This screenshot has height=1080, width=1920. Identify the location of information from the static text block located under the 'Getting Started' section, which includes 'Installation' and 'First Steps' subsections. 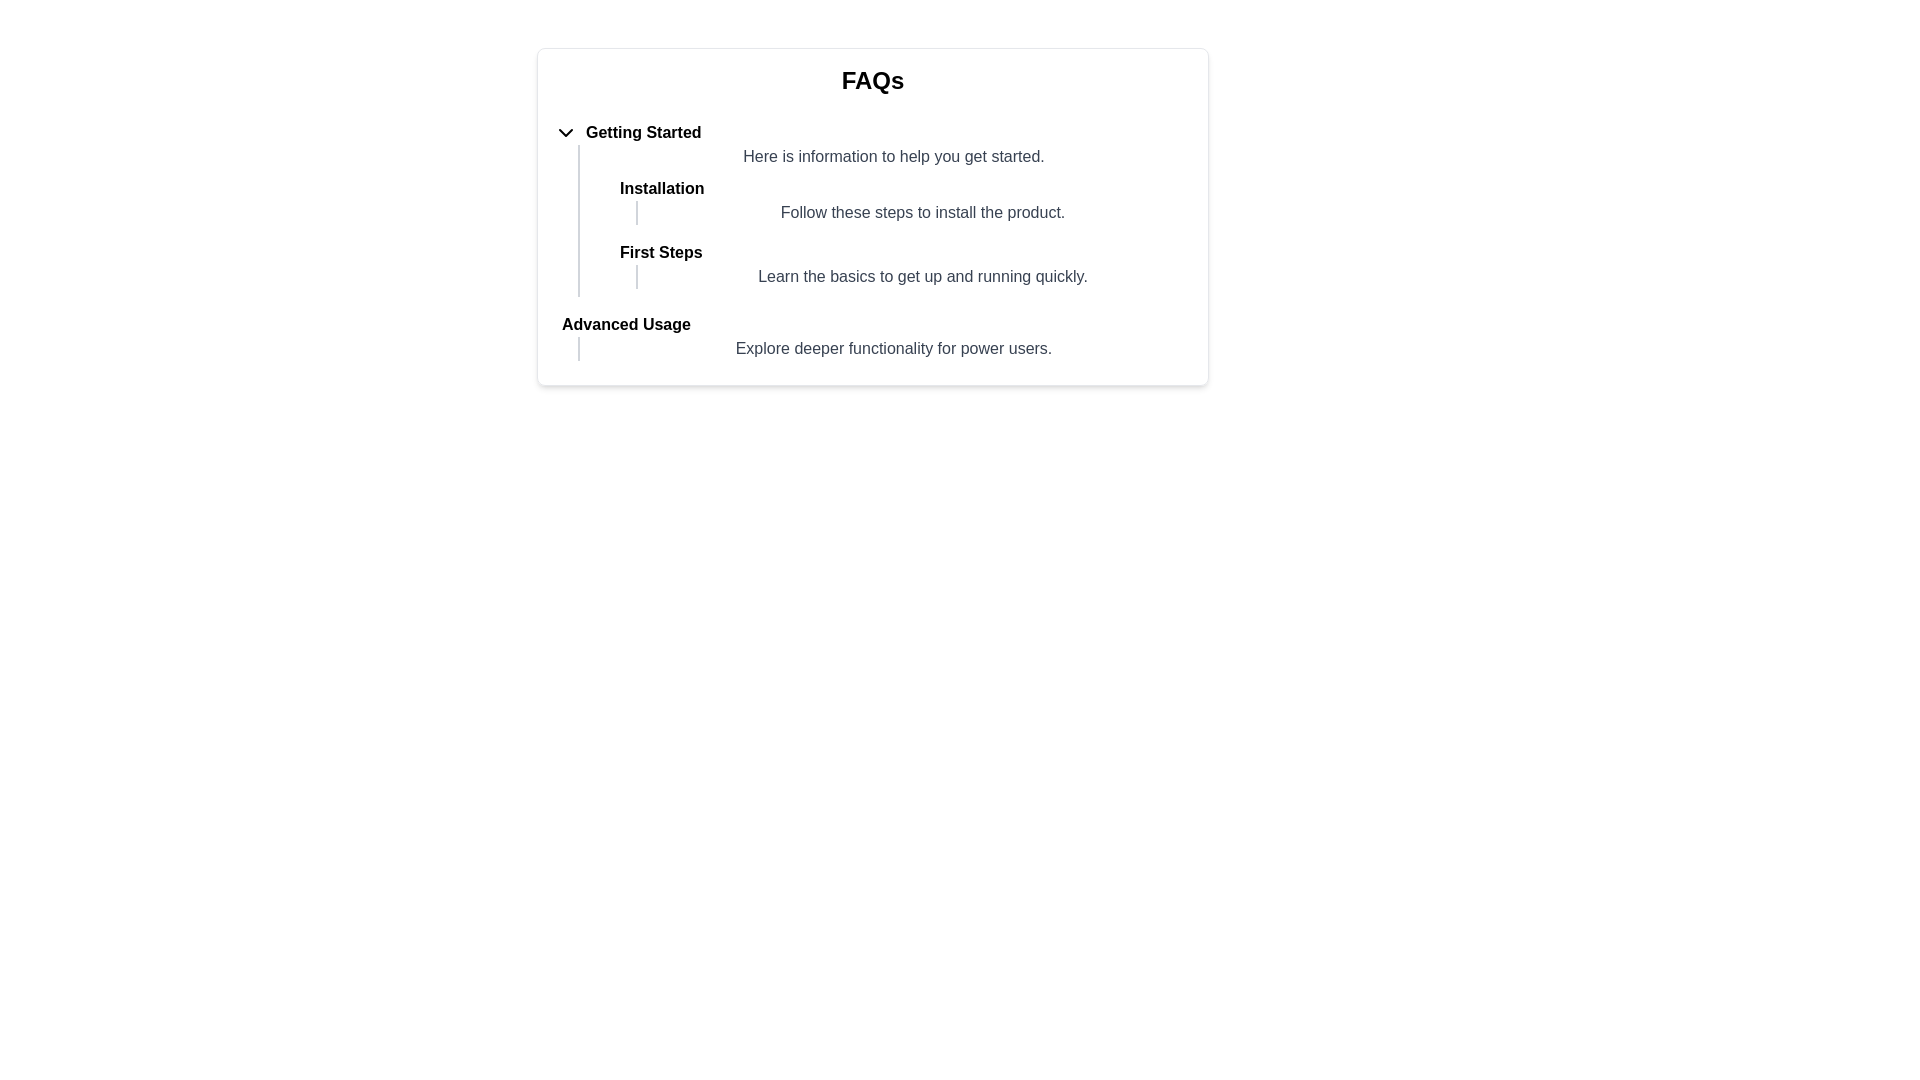
(883, 220).